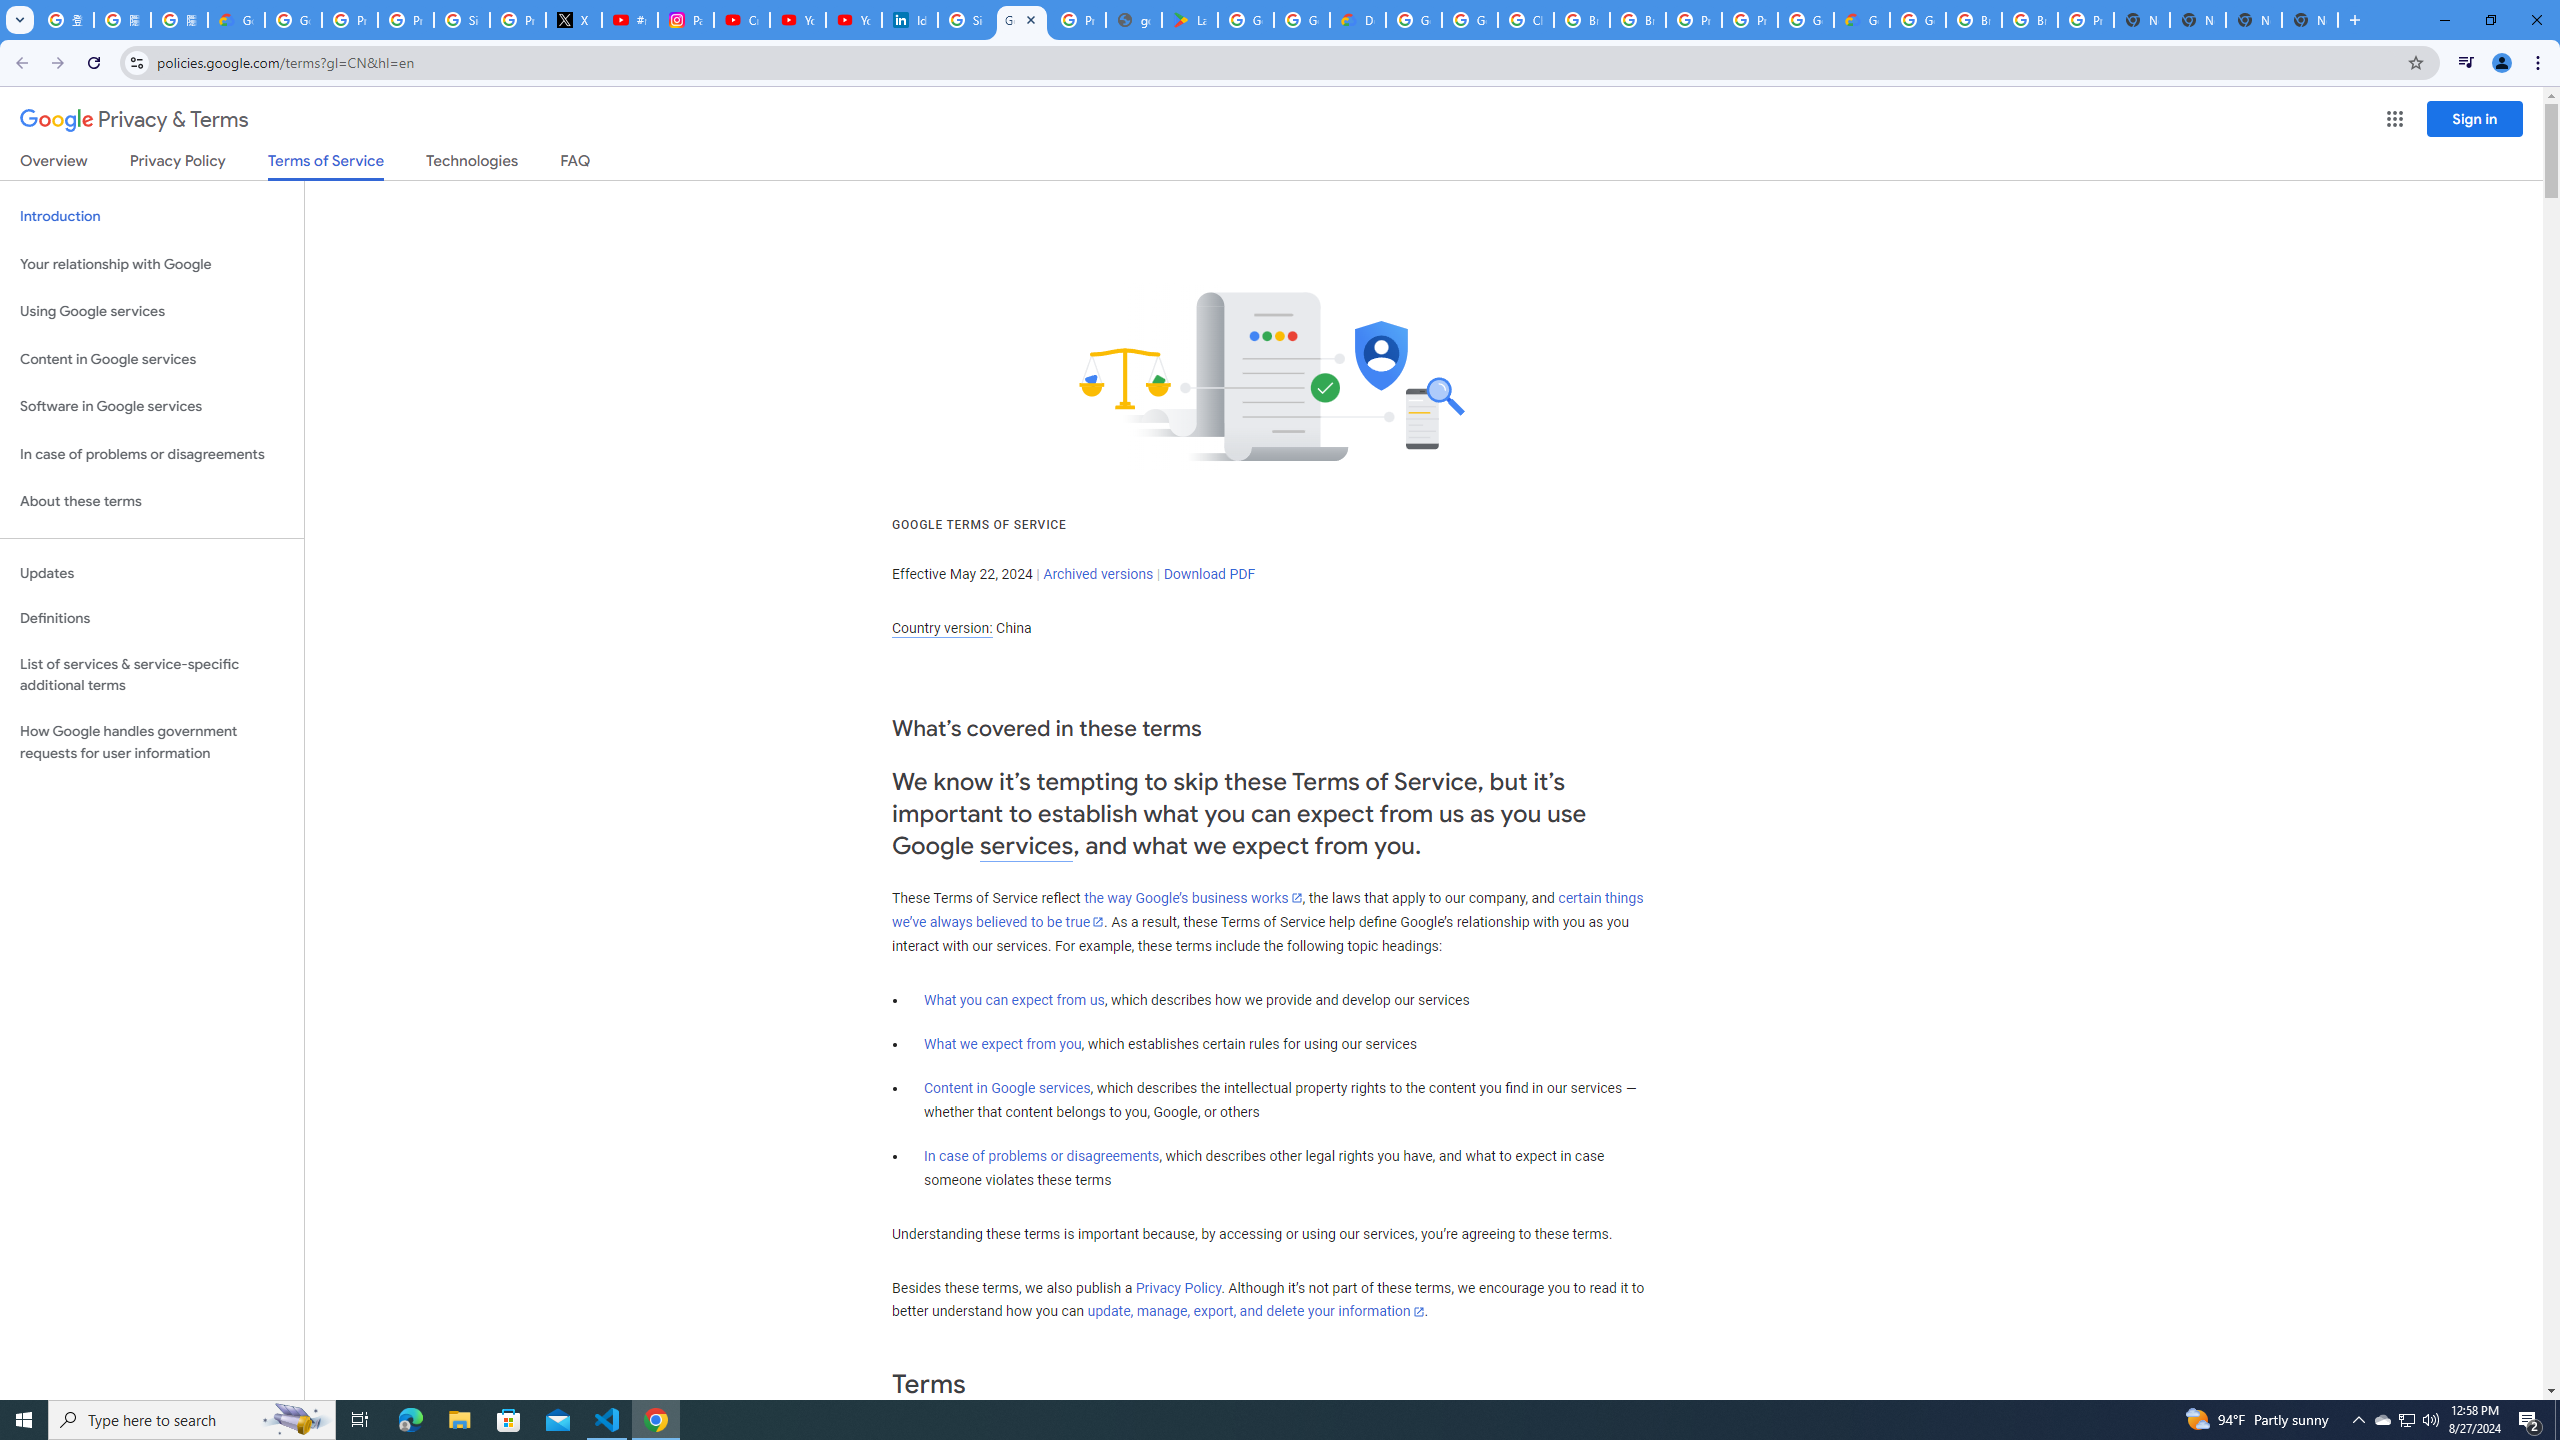 The height and width of the screenshot is (1440, 2560). I want to click on 'New Tab', so click(2254, 19).